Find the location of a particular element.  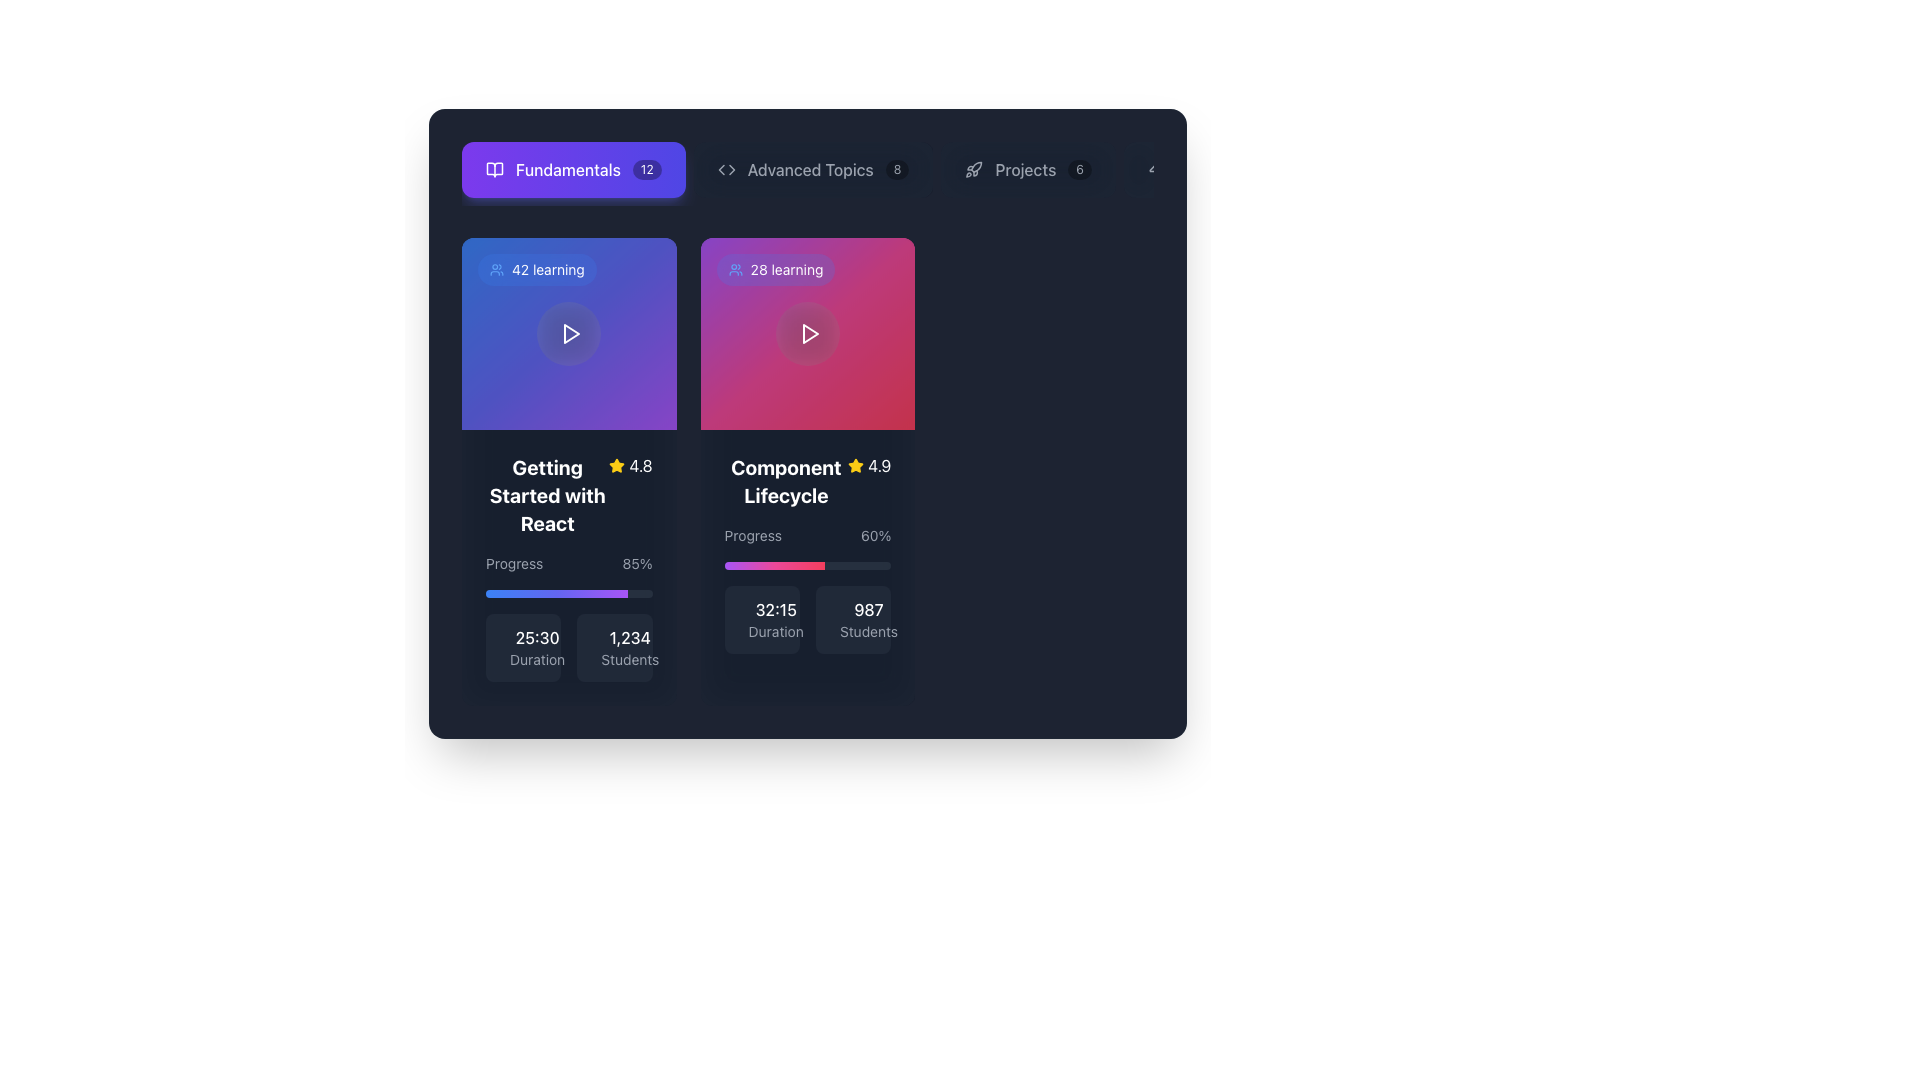

the yellow star icon in the rating section of the second card, which is adjacent to the '4.9' text rating is located at coordinates (856, 466).